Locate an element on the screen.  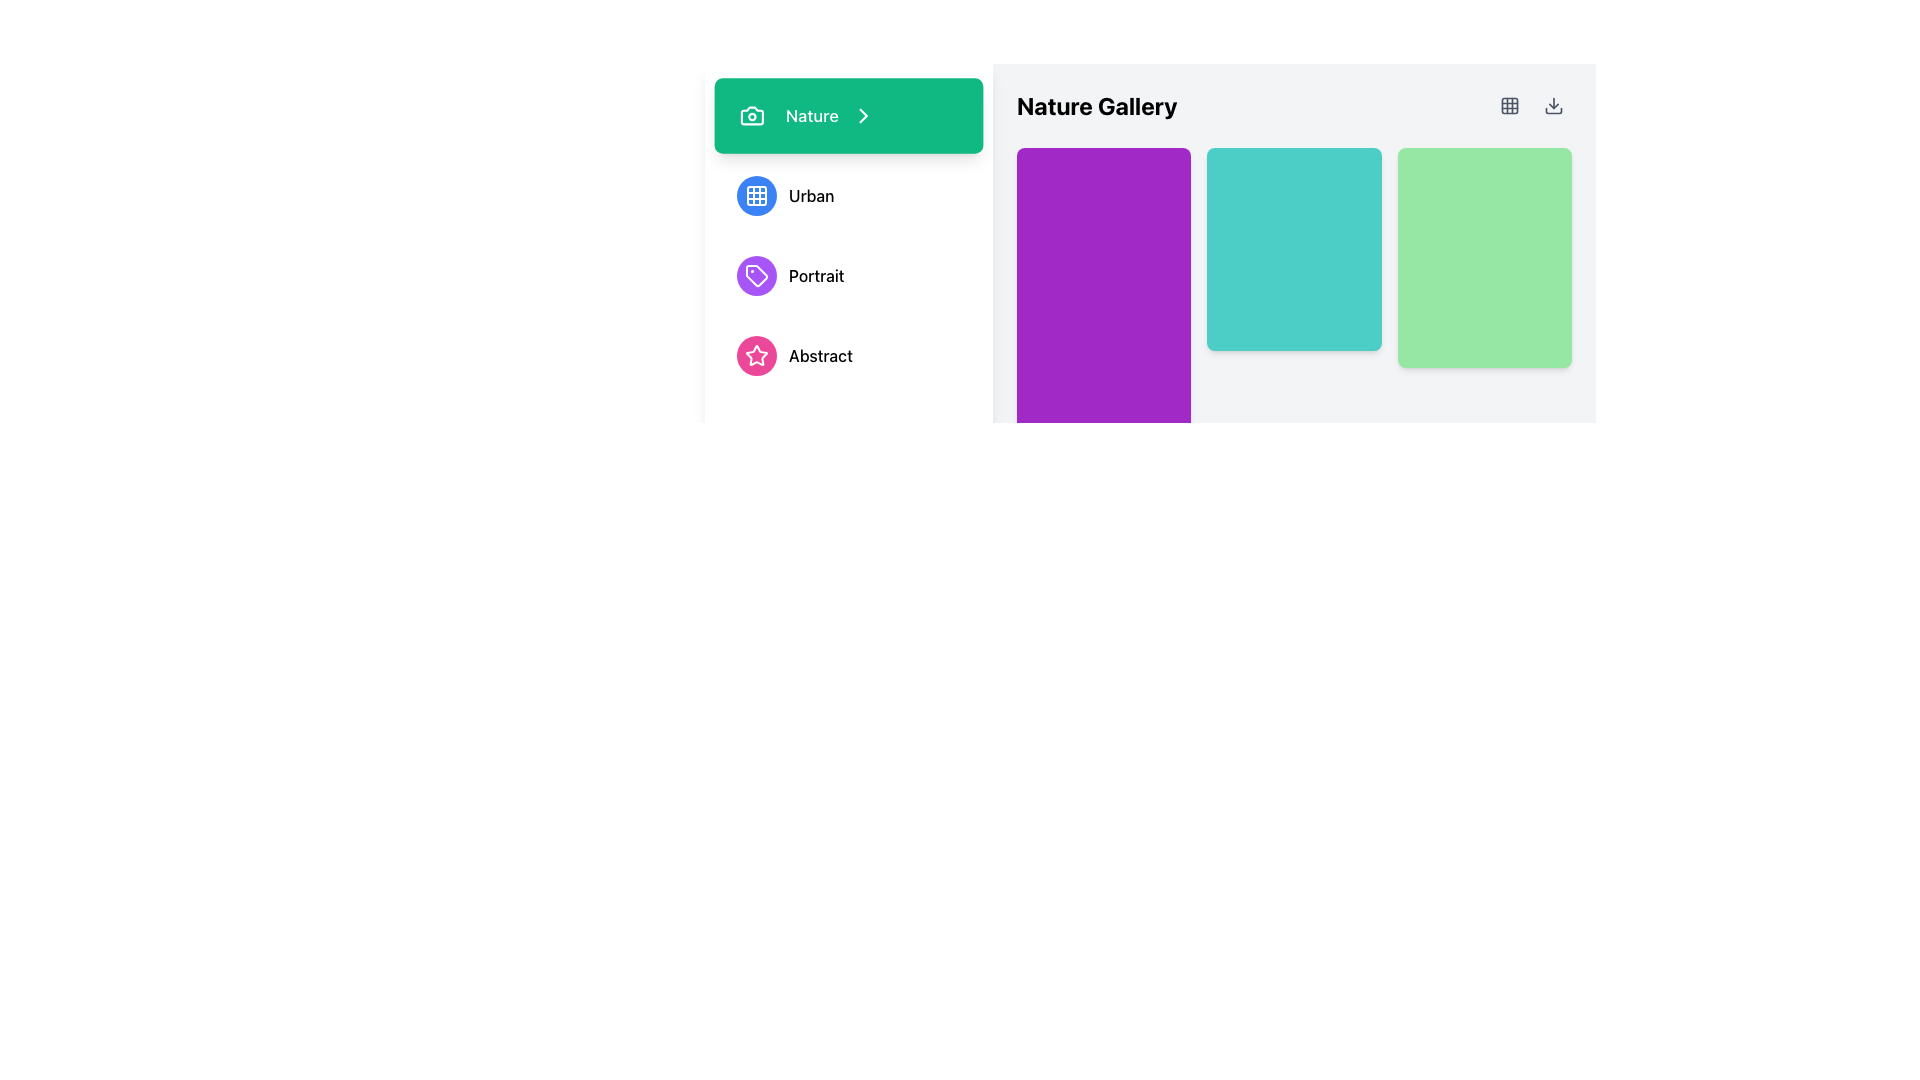
the bold header text 'Nature Gallery' located at the top of the interface by moving the cursor to its center point is located at coordinates (1096, 105).